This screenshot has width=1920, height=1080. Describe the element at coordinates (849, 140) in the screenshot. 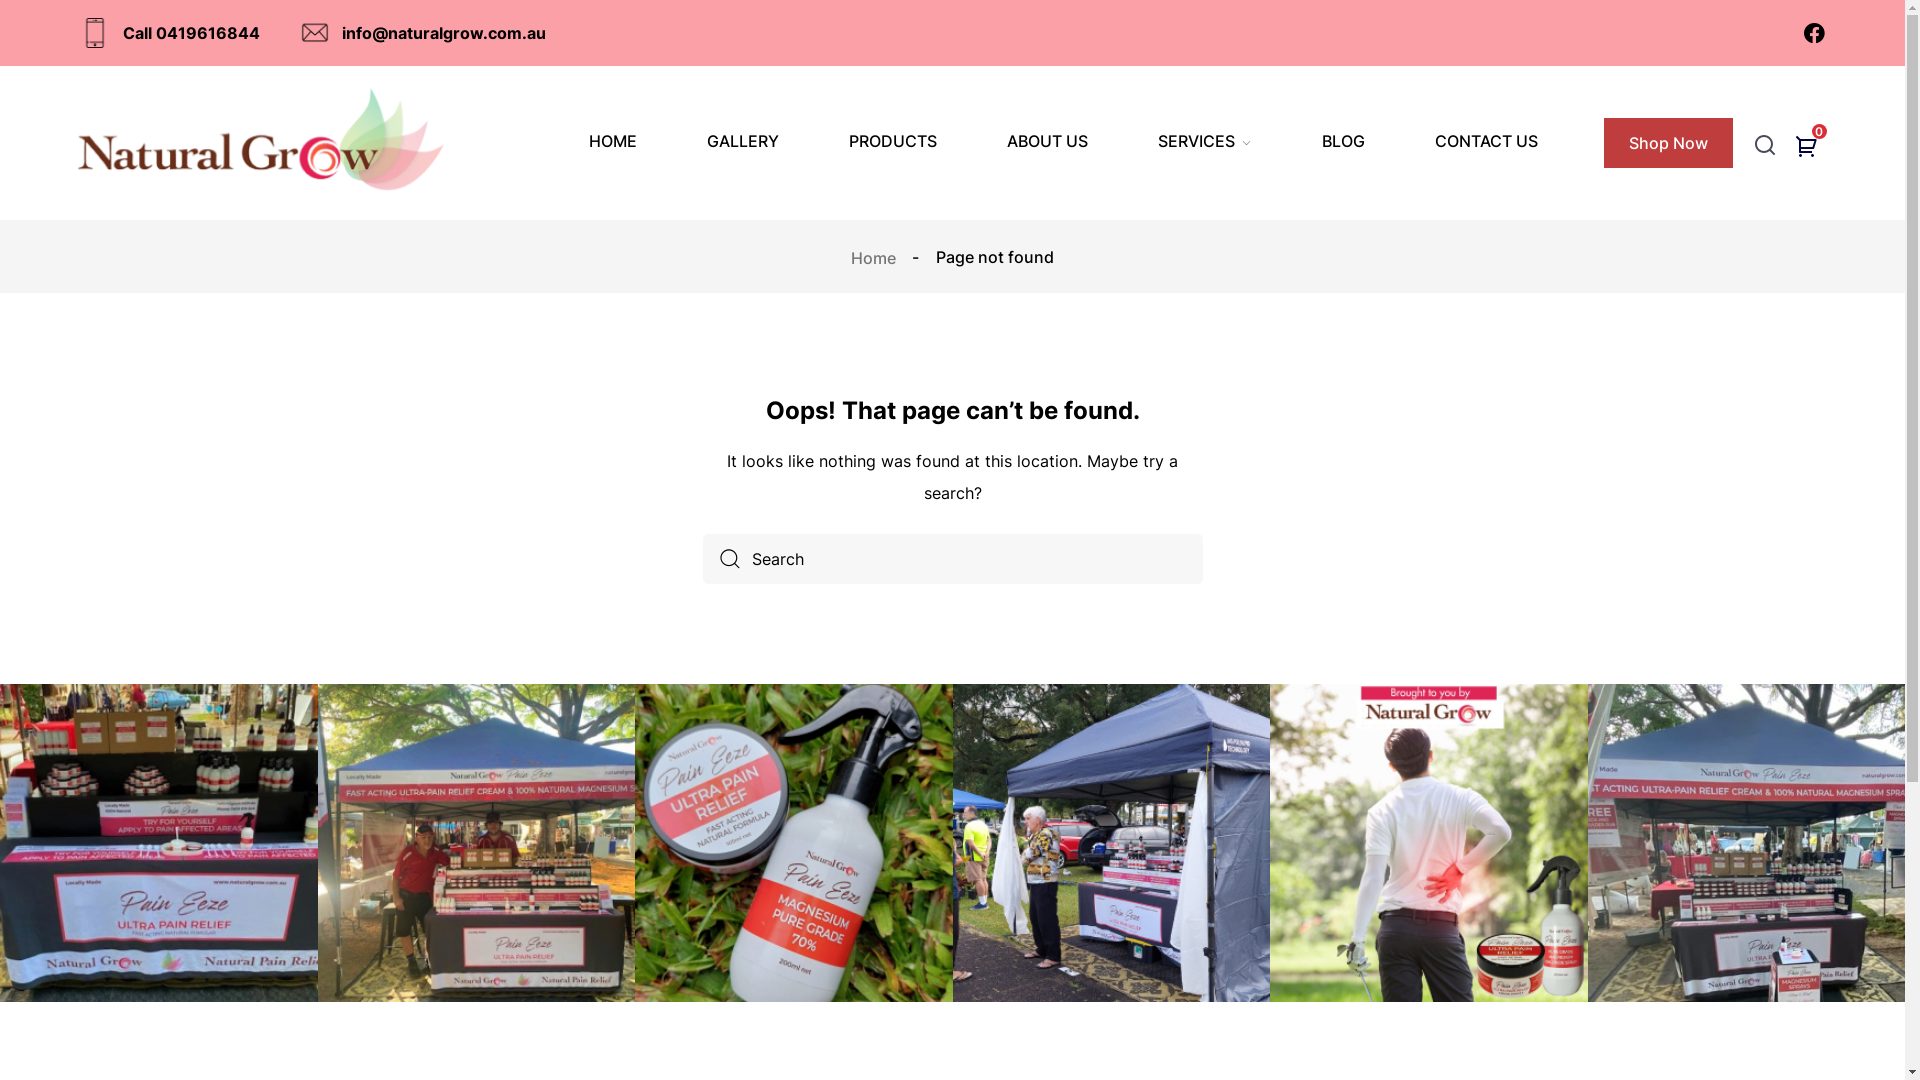

I see `'PRODUCTS'` at that location.